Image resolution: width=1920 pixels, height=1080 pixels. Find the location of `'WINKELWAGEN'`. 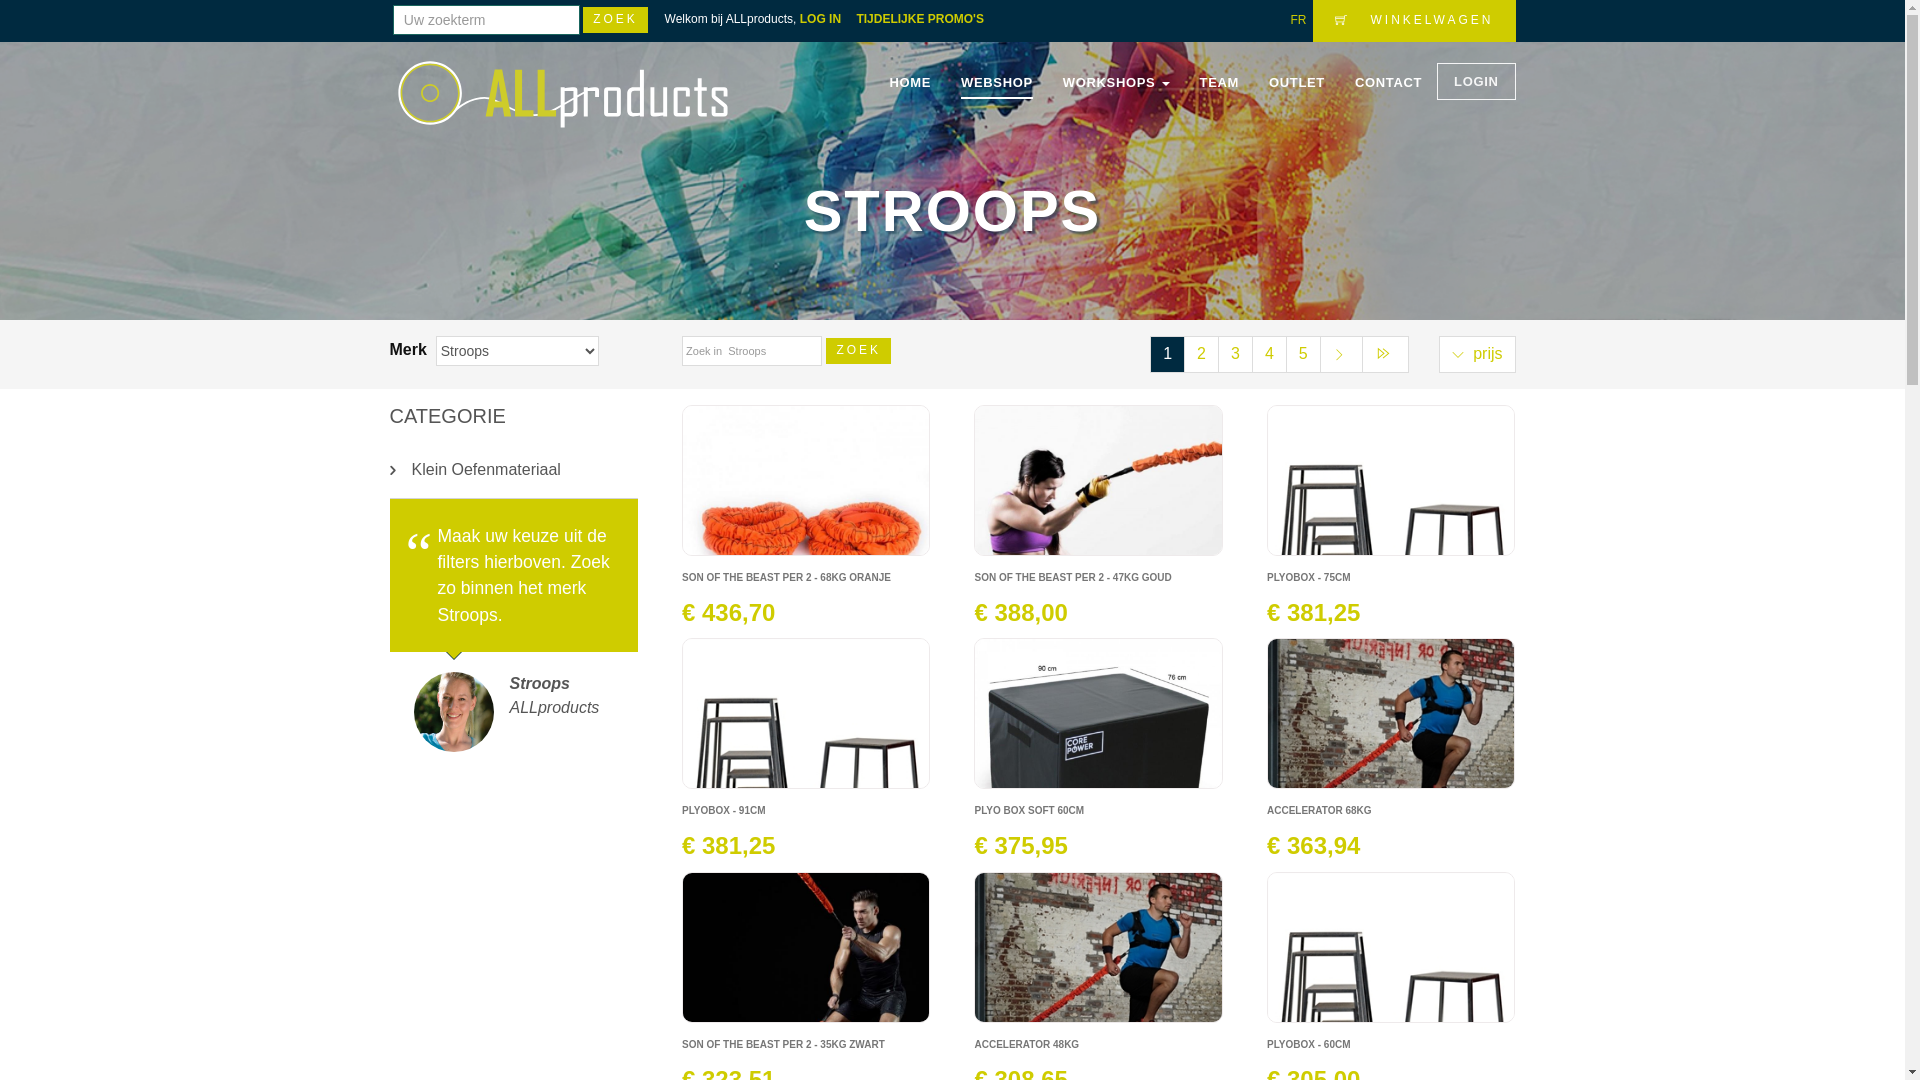

'WINKELWAGEN' is located at coordinates (1413, 20).